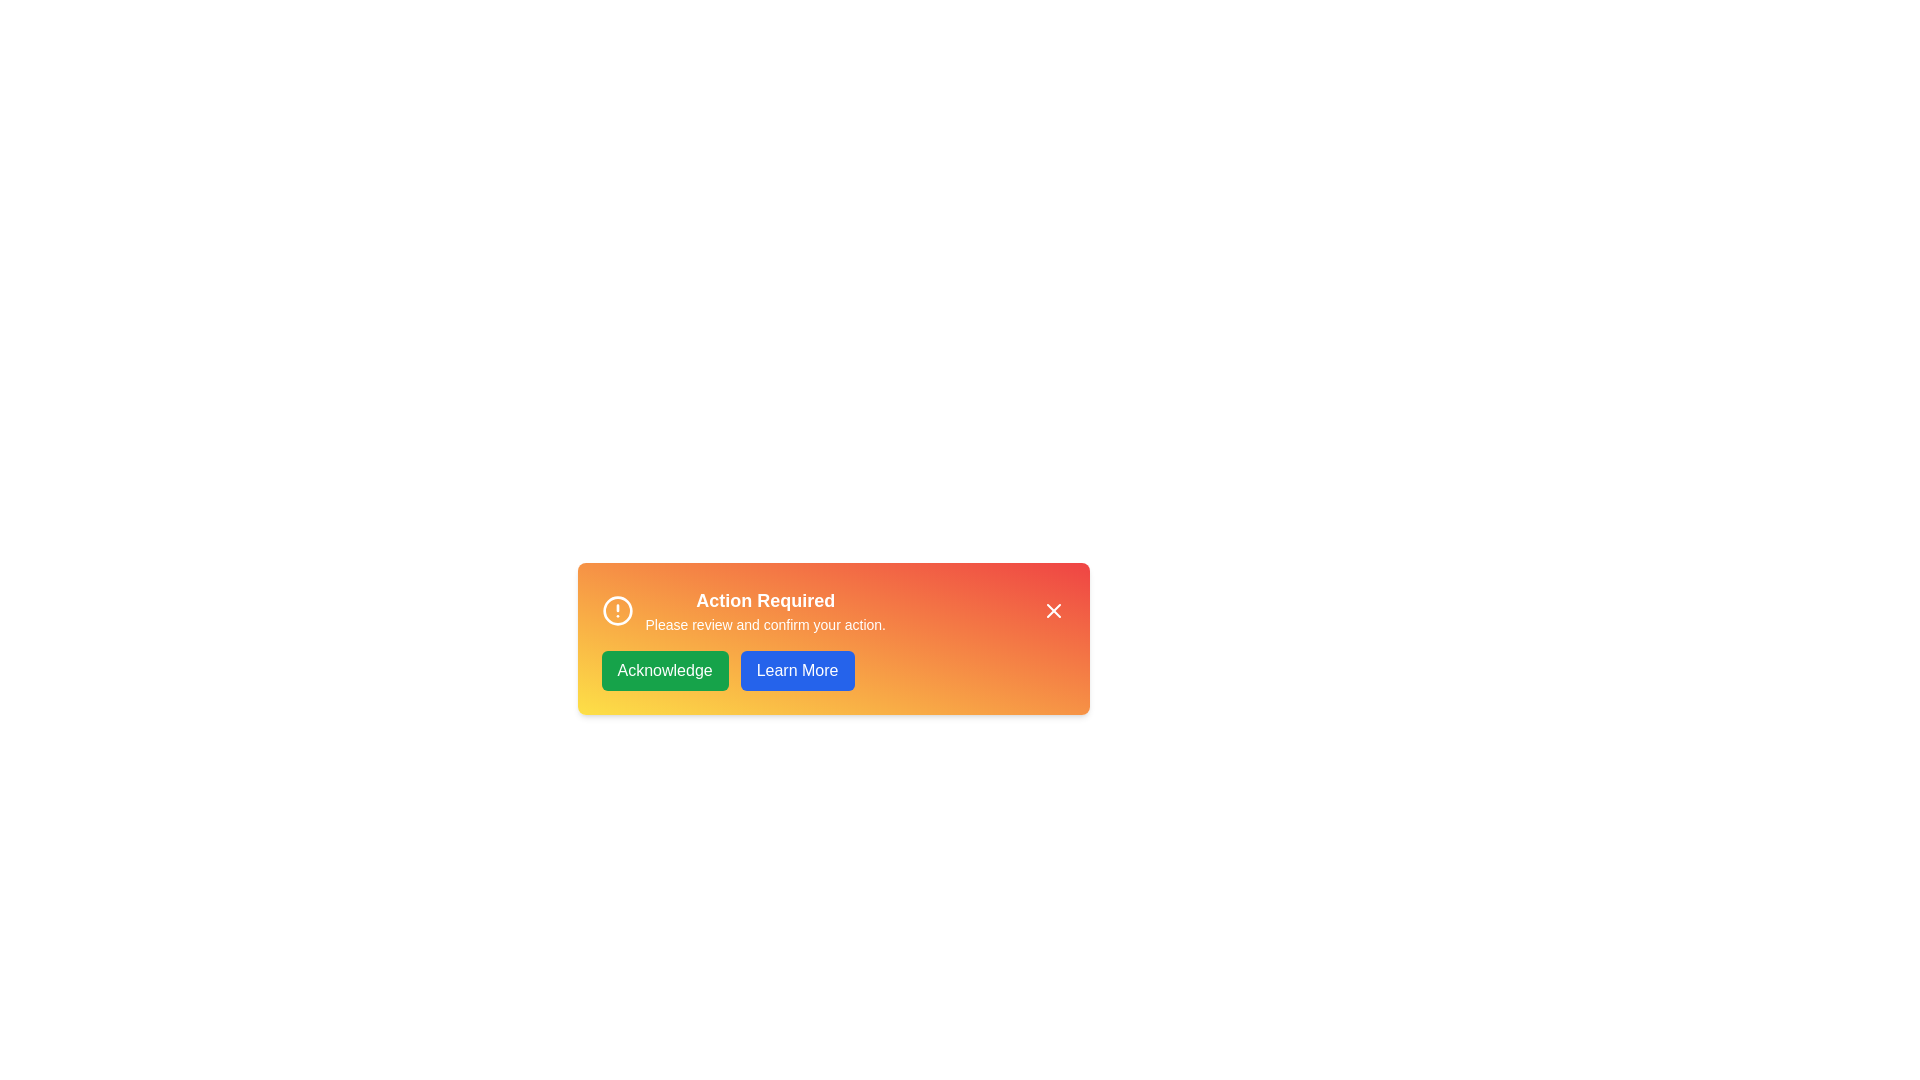 The width and height of the screenshot is (1920, 1080). Describe the element at coordinates (665, 671) in the screenshot. I see `the 'Acknowledge' button to acknowledge the alert` at that location.